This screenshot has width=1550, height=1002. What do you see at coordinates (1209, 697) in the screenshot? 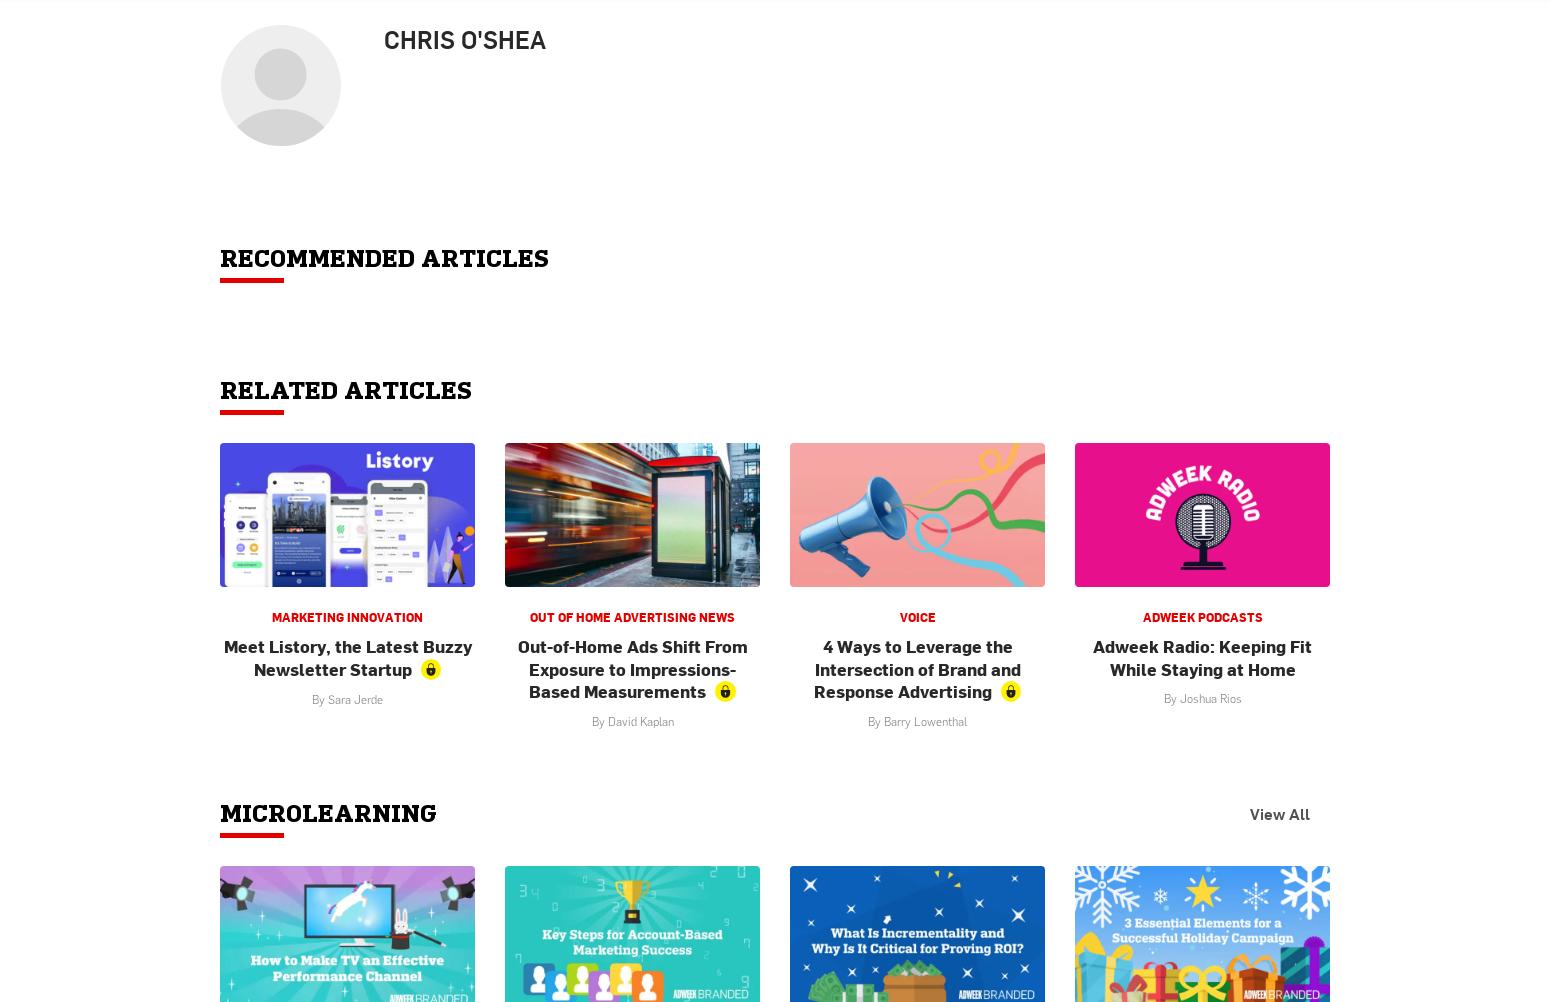
I see `'Joshua Rios'` at bounding box center [1209, 697].